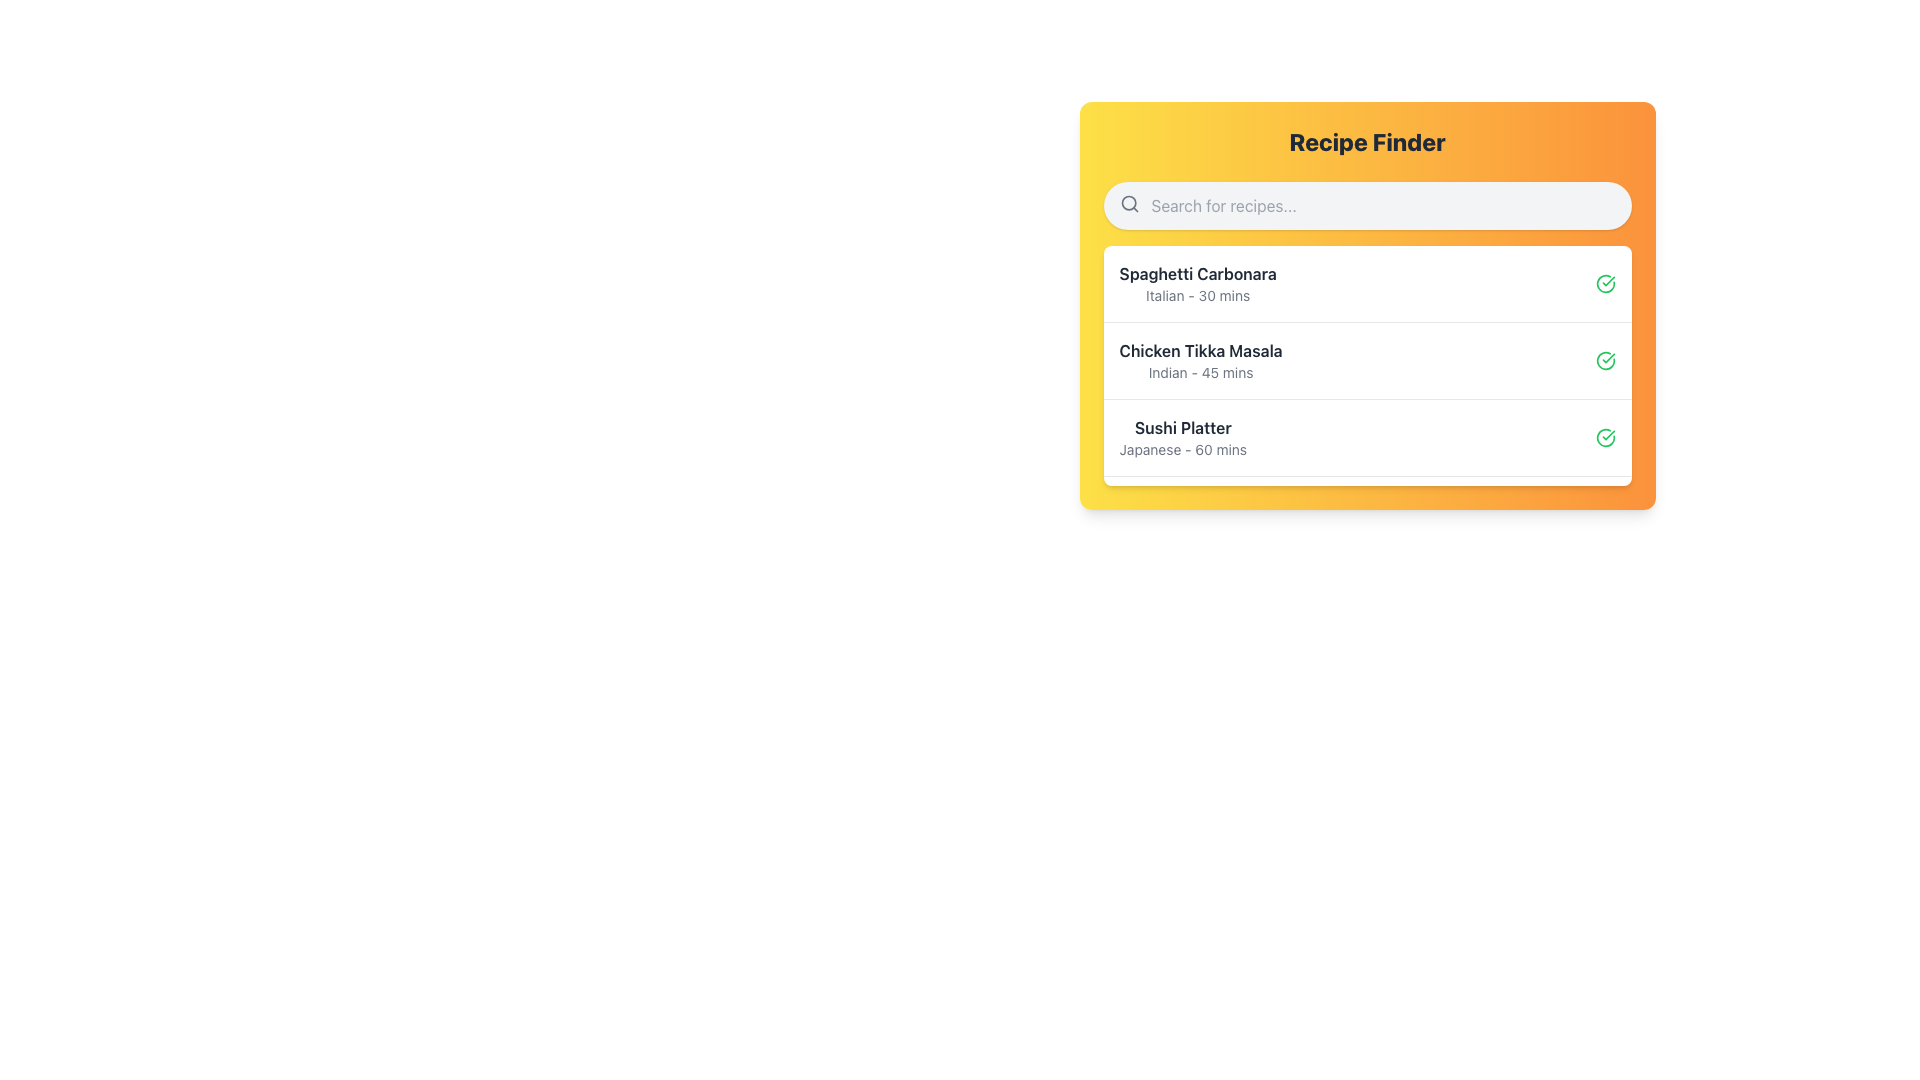  I want to click on the header text indicating the purpose of the interface, which is to find recipes, located at the top center of the rounded rectangular card with a yellow-to-orange gradient background, so click(1366, 141).